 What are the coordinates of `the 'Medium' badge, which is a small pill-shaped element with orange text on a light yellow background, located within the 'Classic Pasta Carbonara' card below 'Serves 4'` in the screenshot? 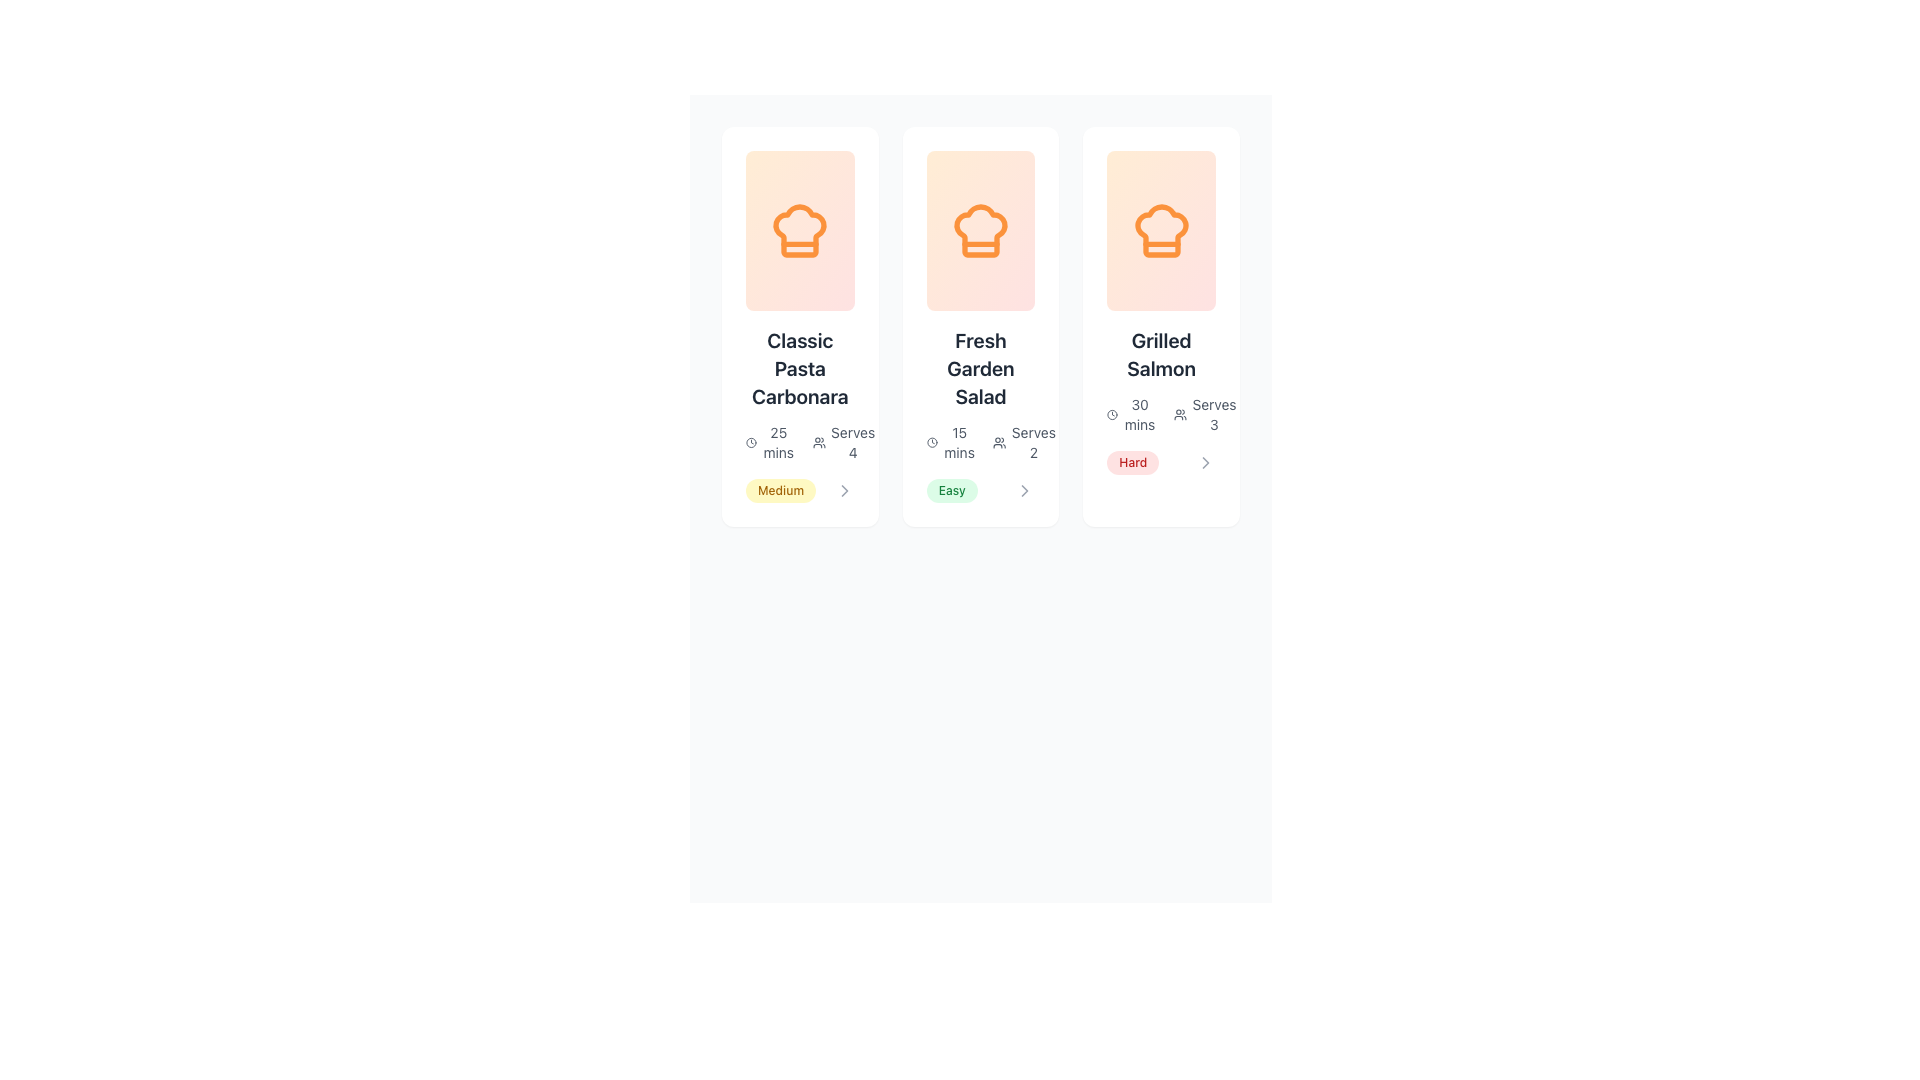 It's located at (800, 490).